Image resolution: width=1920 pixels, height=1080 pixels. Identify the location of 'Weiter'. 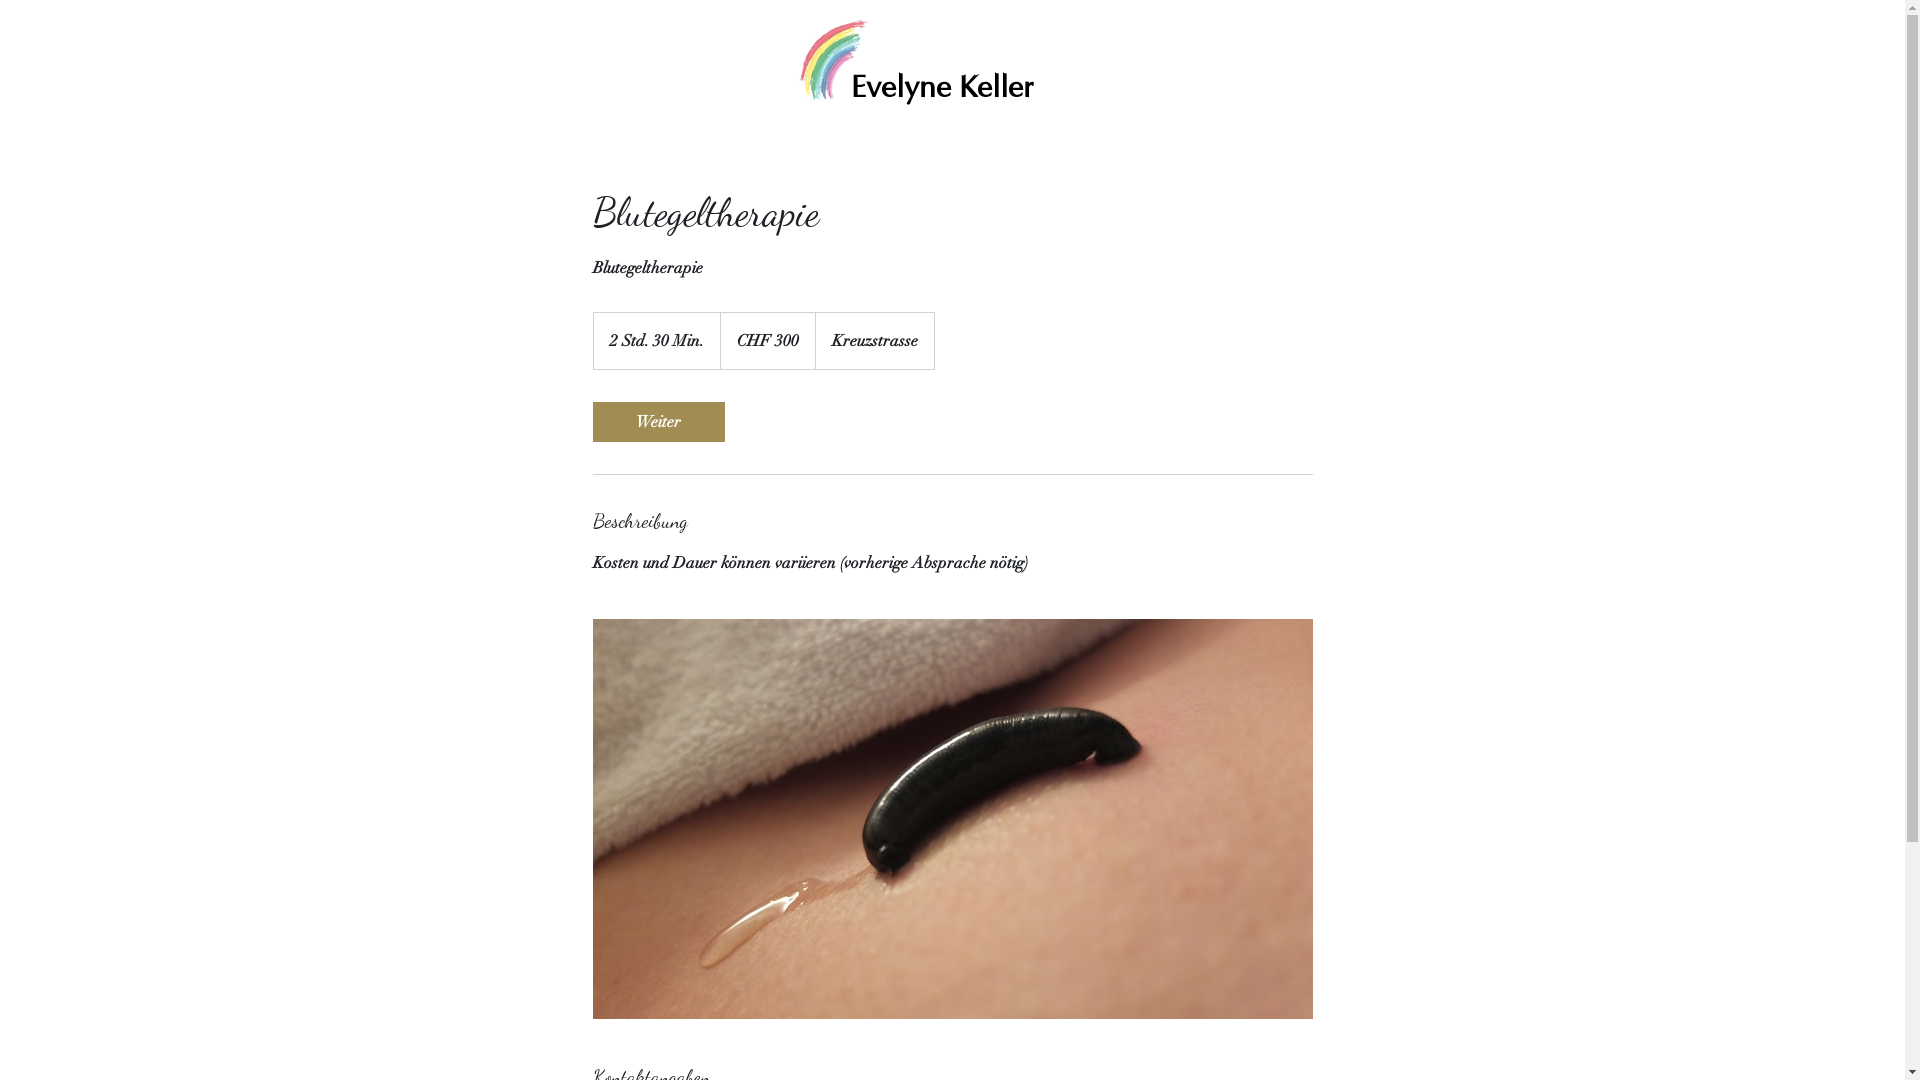
(657, 420).